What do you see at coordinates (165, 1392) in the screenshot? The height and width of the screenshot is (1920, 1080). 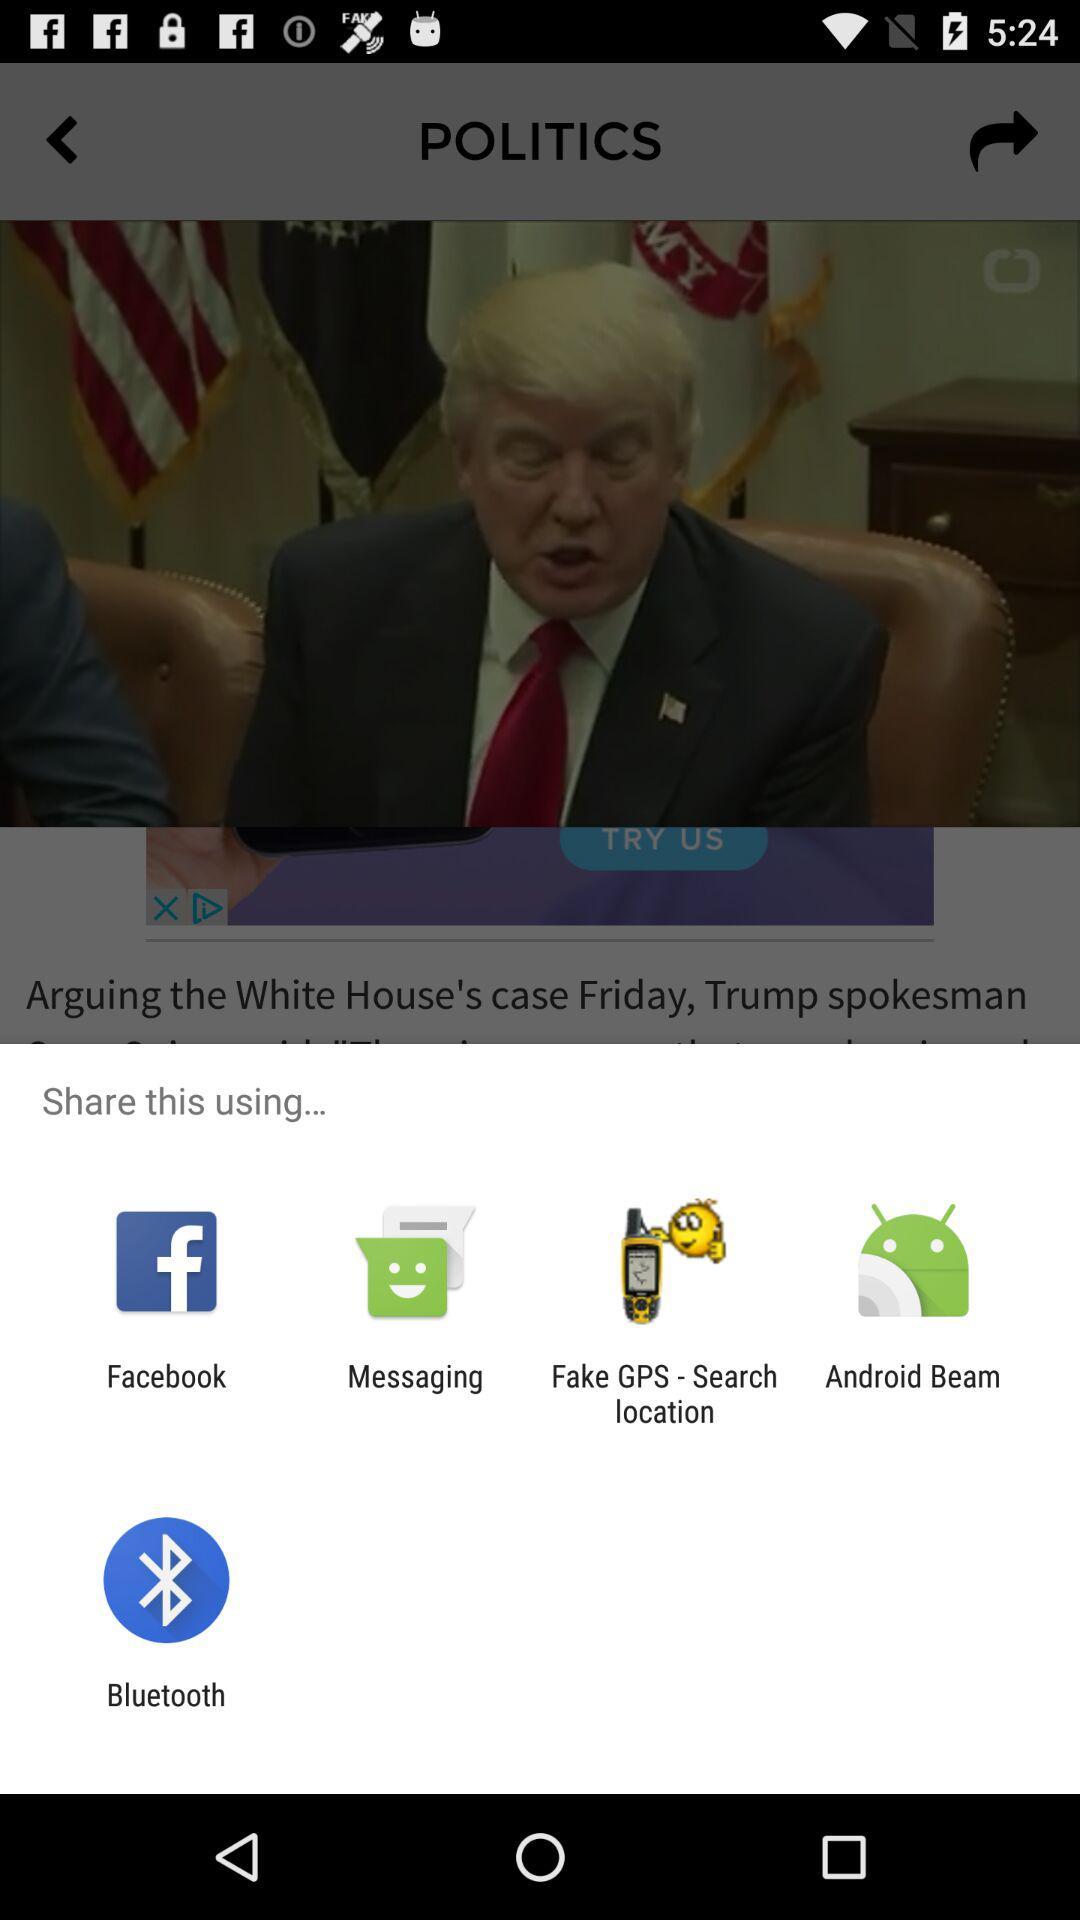 I see `the icon next to the messaging app` at bounding box center [165, 1392].